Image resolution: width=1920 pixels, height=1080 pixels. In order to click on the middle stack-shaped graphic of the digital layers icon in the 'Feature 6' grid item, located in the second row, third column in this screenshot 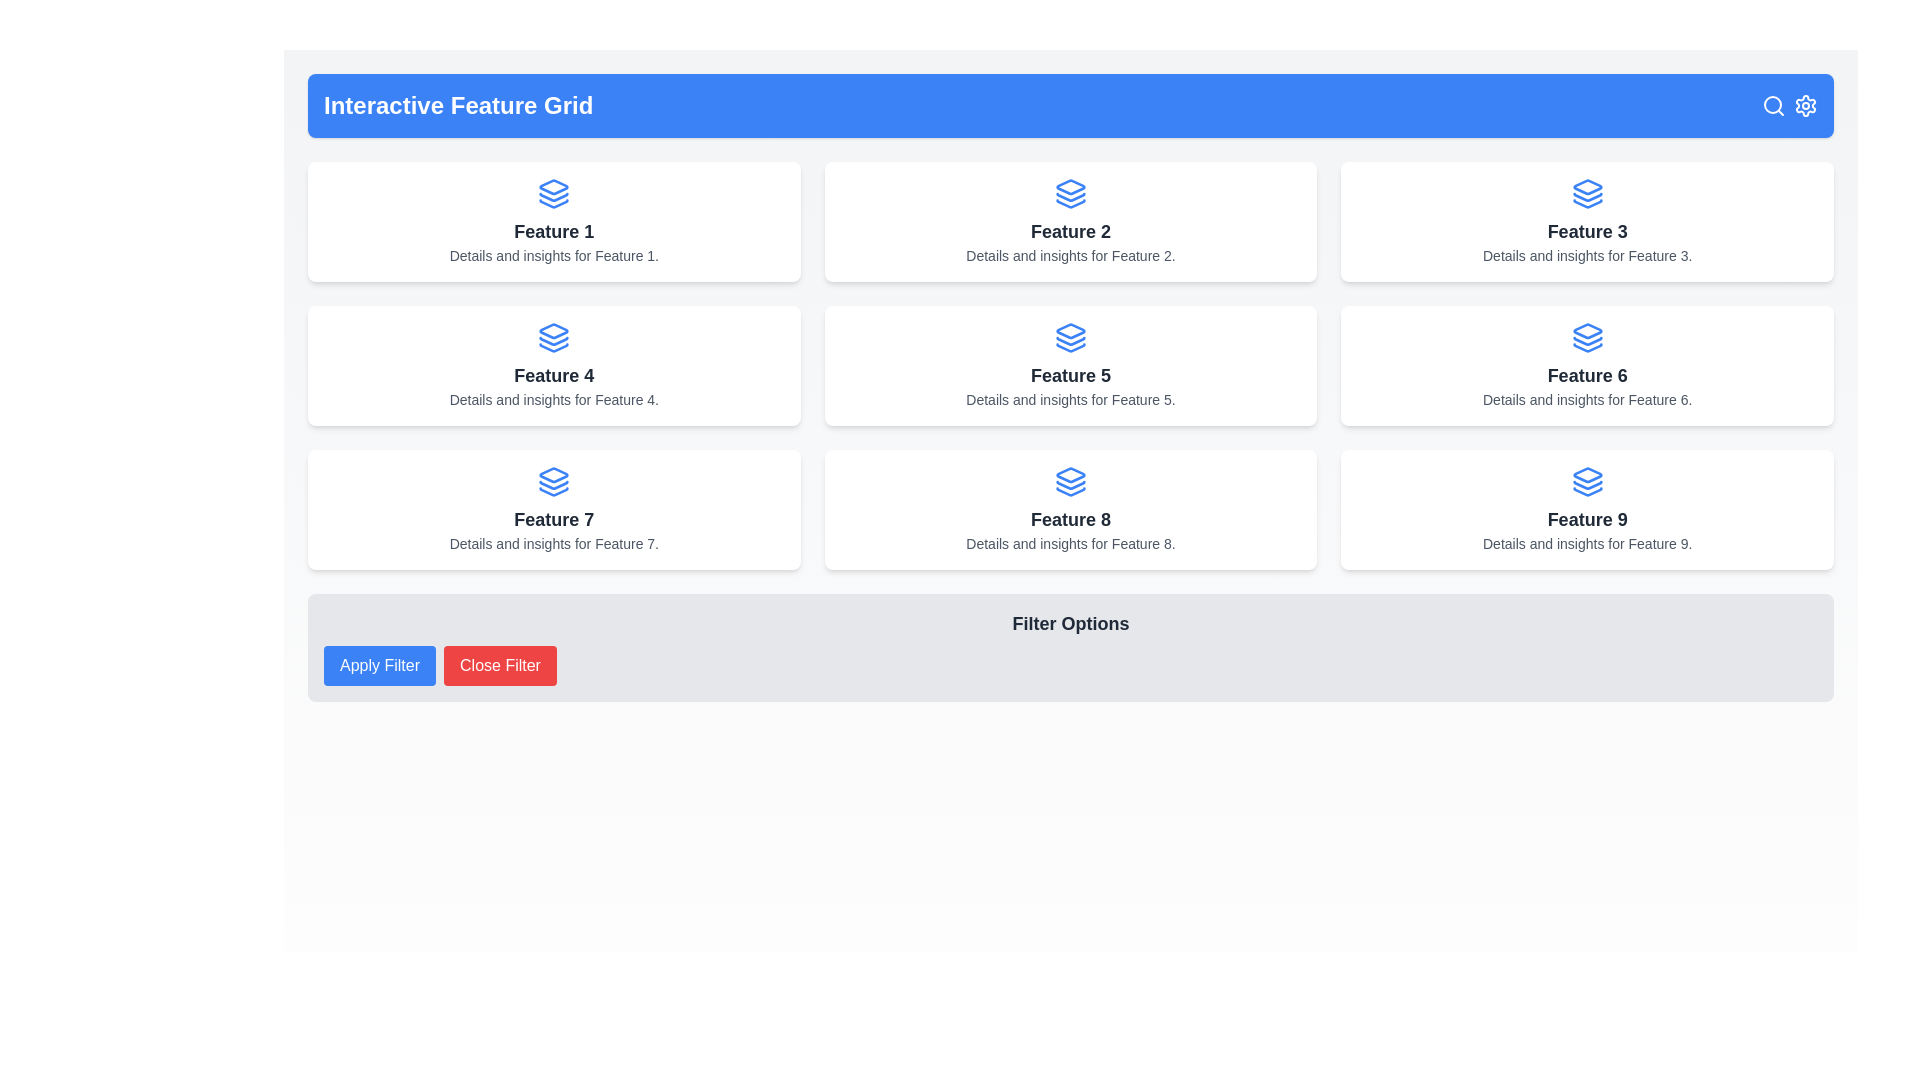, I will do `click(1586, 340)`.